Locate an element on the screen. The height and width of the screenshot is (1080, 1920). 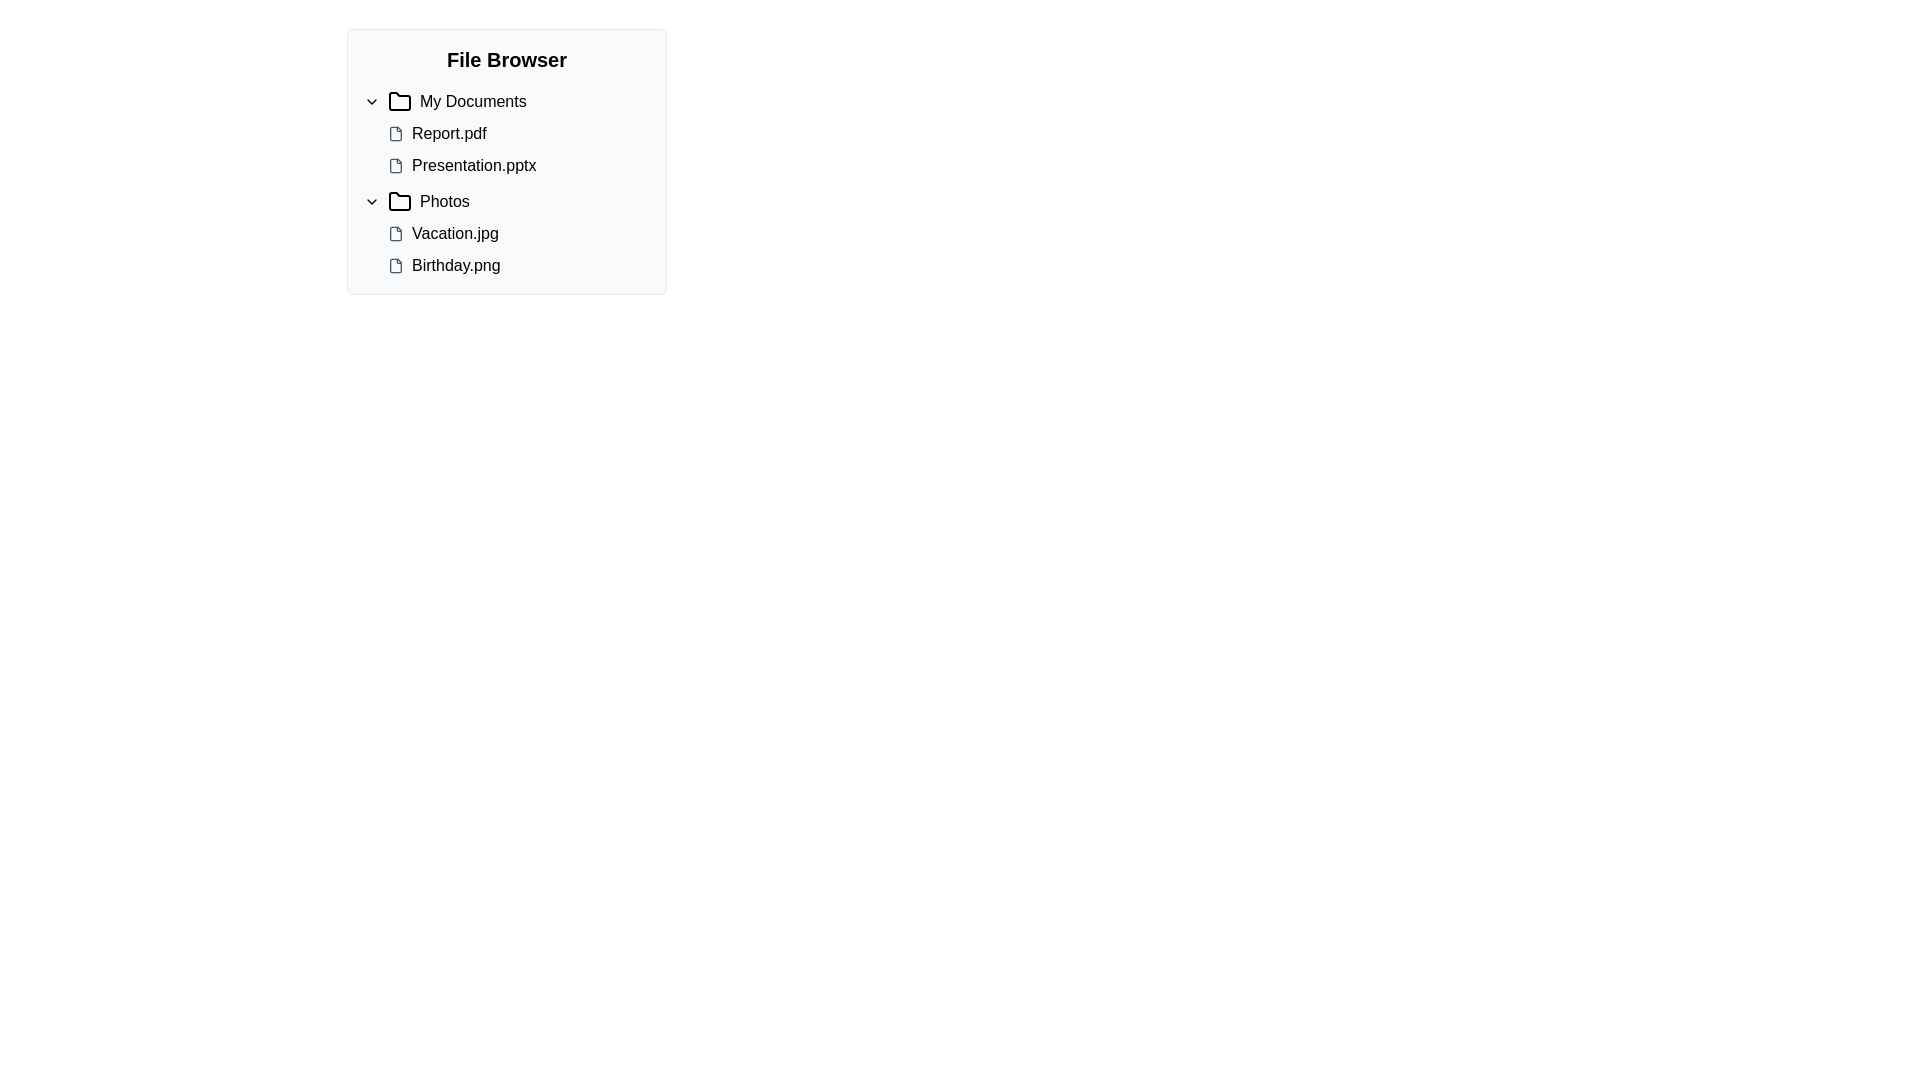
the file icon representing 'Birthday.png' located in the 'Photos' section of the 'File Browser' by clicking on it is located at coordinates (395, 265).